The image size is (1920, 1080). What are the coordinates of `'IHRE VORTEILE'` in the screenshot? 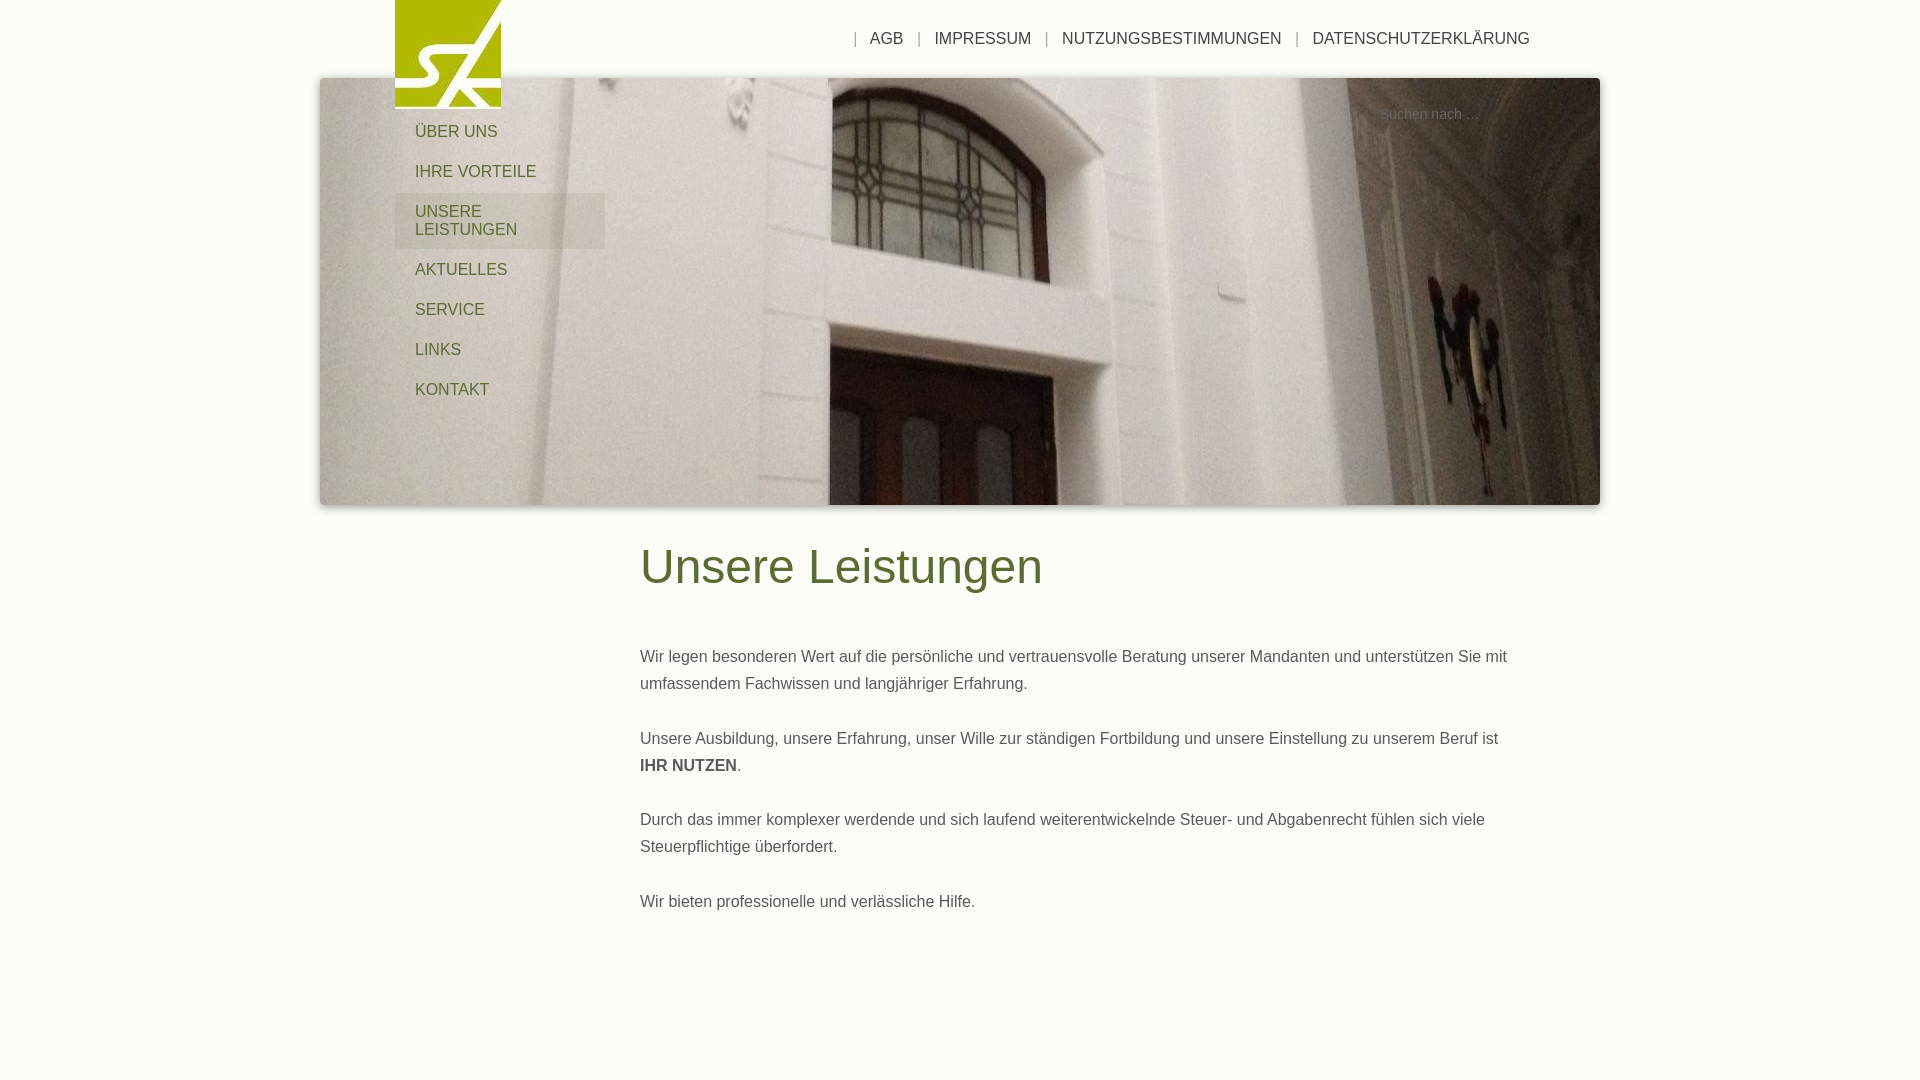 It's located at (499, 171).